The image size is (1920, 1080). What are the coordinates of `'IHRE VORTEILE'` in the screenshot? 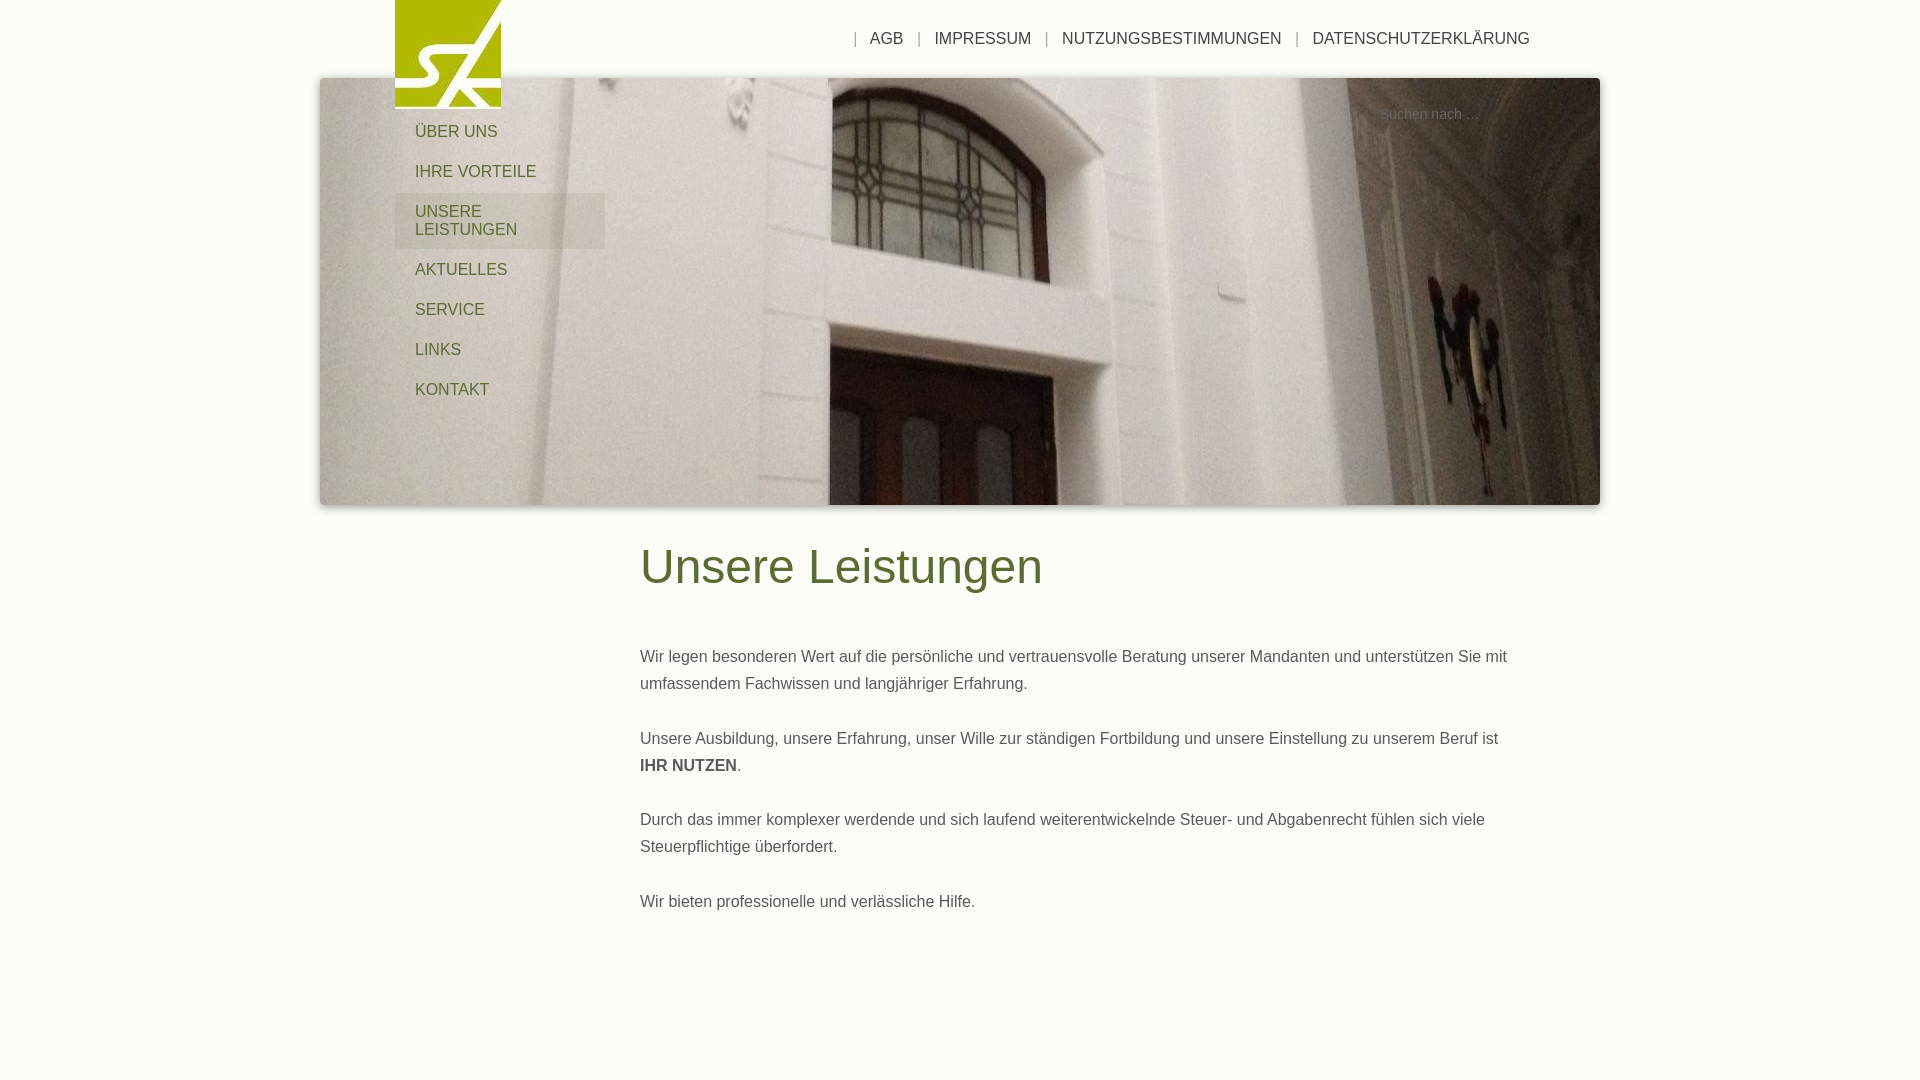 It's located at (499, 171).